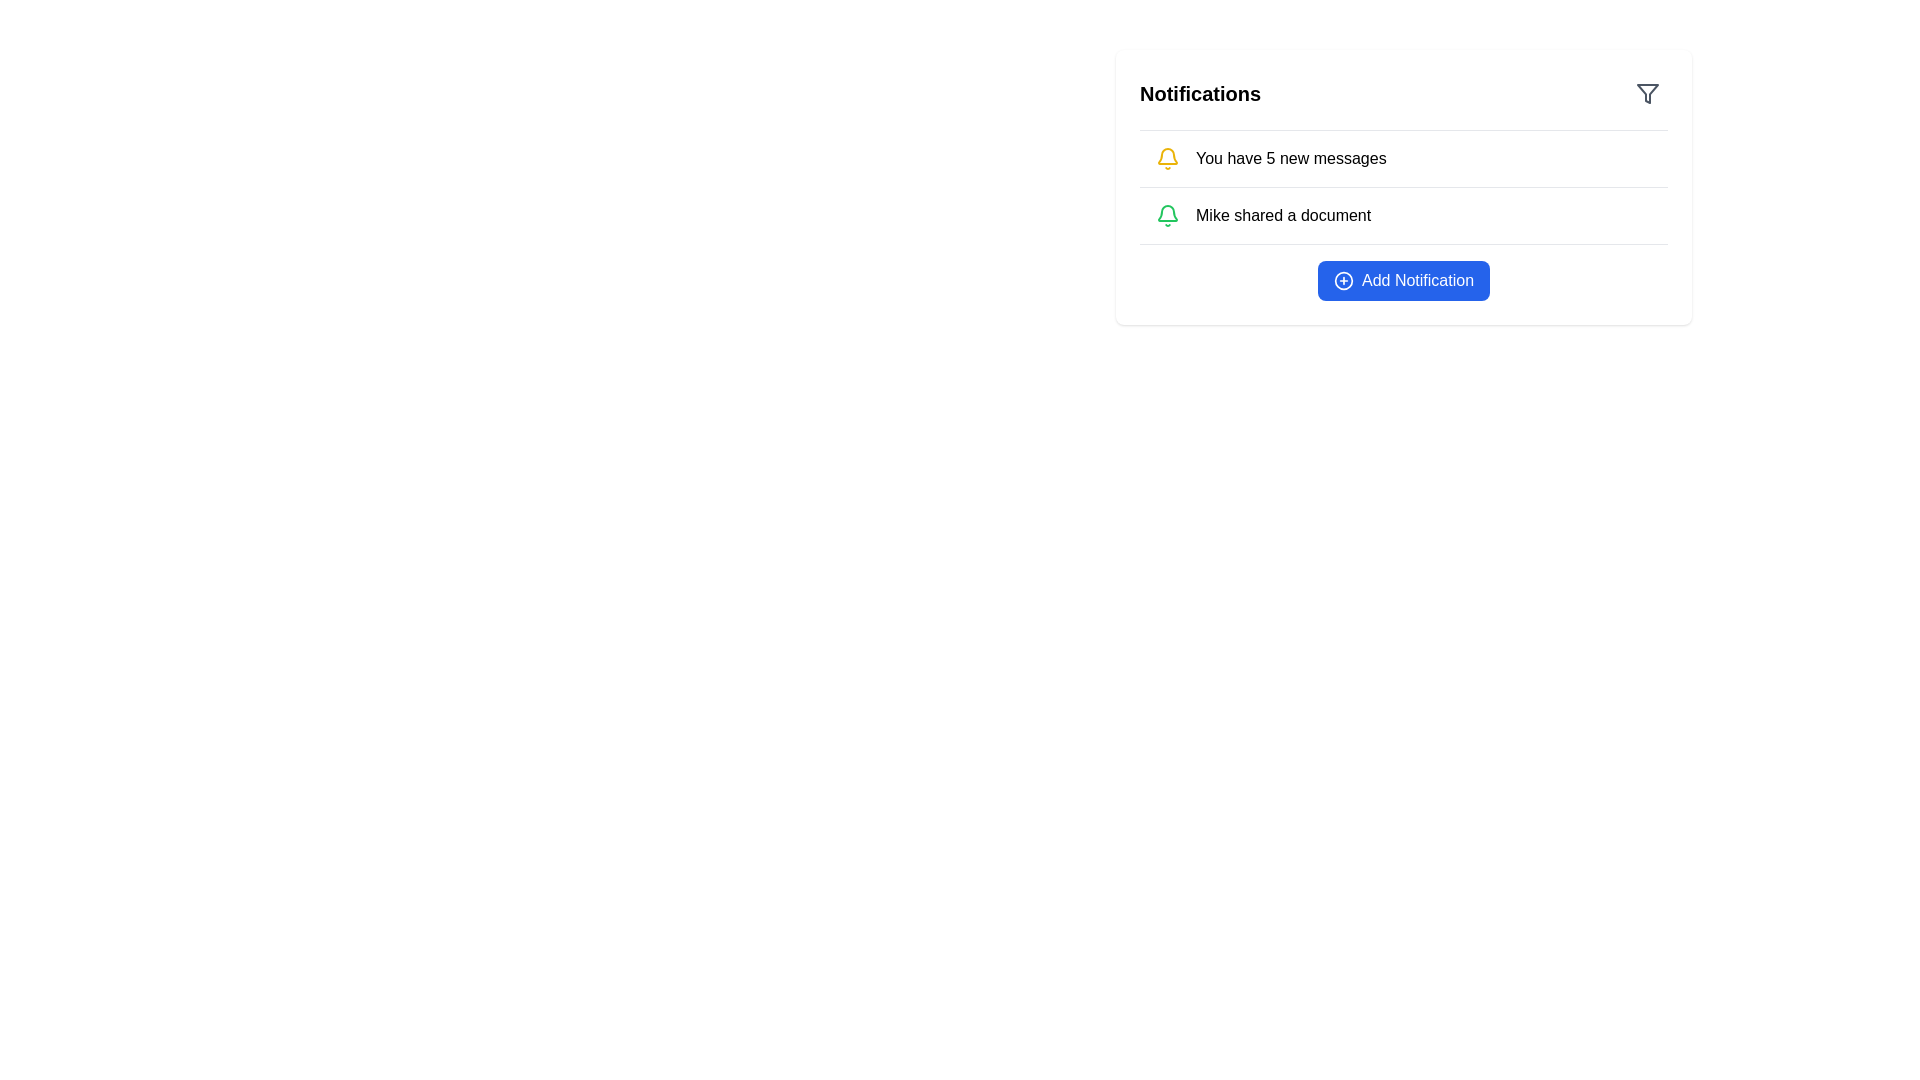 The image size is (1920, 1080). What do you see at coordinates (1402, 281) in the screenshot?
I see `the blue button located at the bottom center of the card` at bounding box center [1402, 281].